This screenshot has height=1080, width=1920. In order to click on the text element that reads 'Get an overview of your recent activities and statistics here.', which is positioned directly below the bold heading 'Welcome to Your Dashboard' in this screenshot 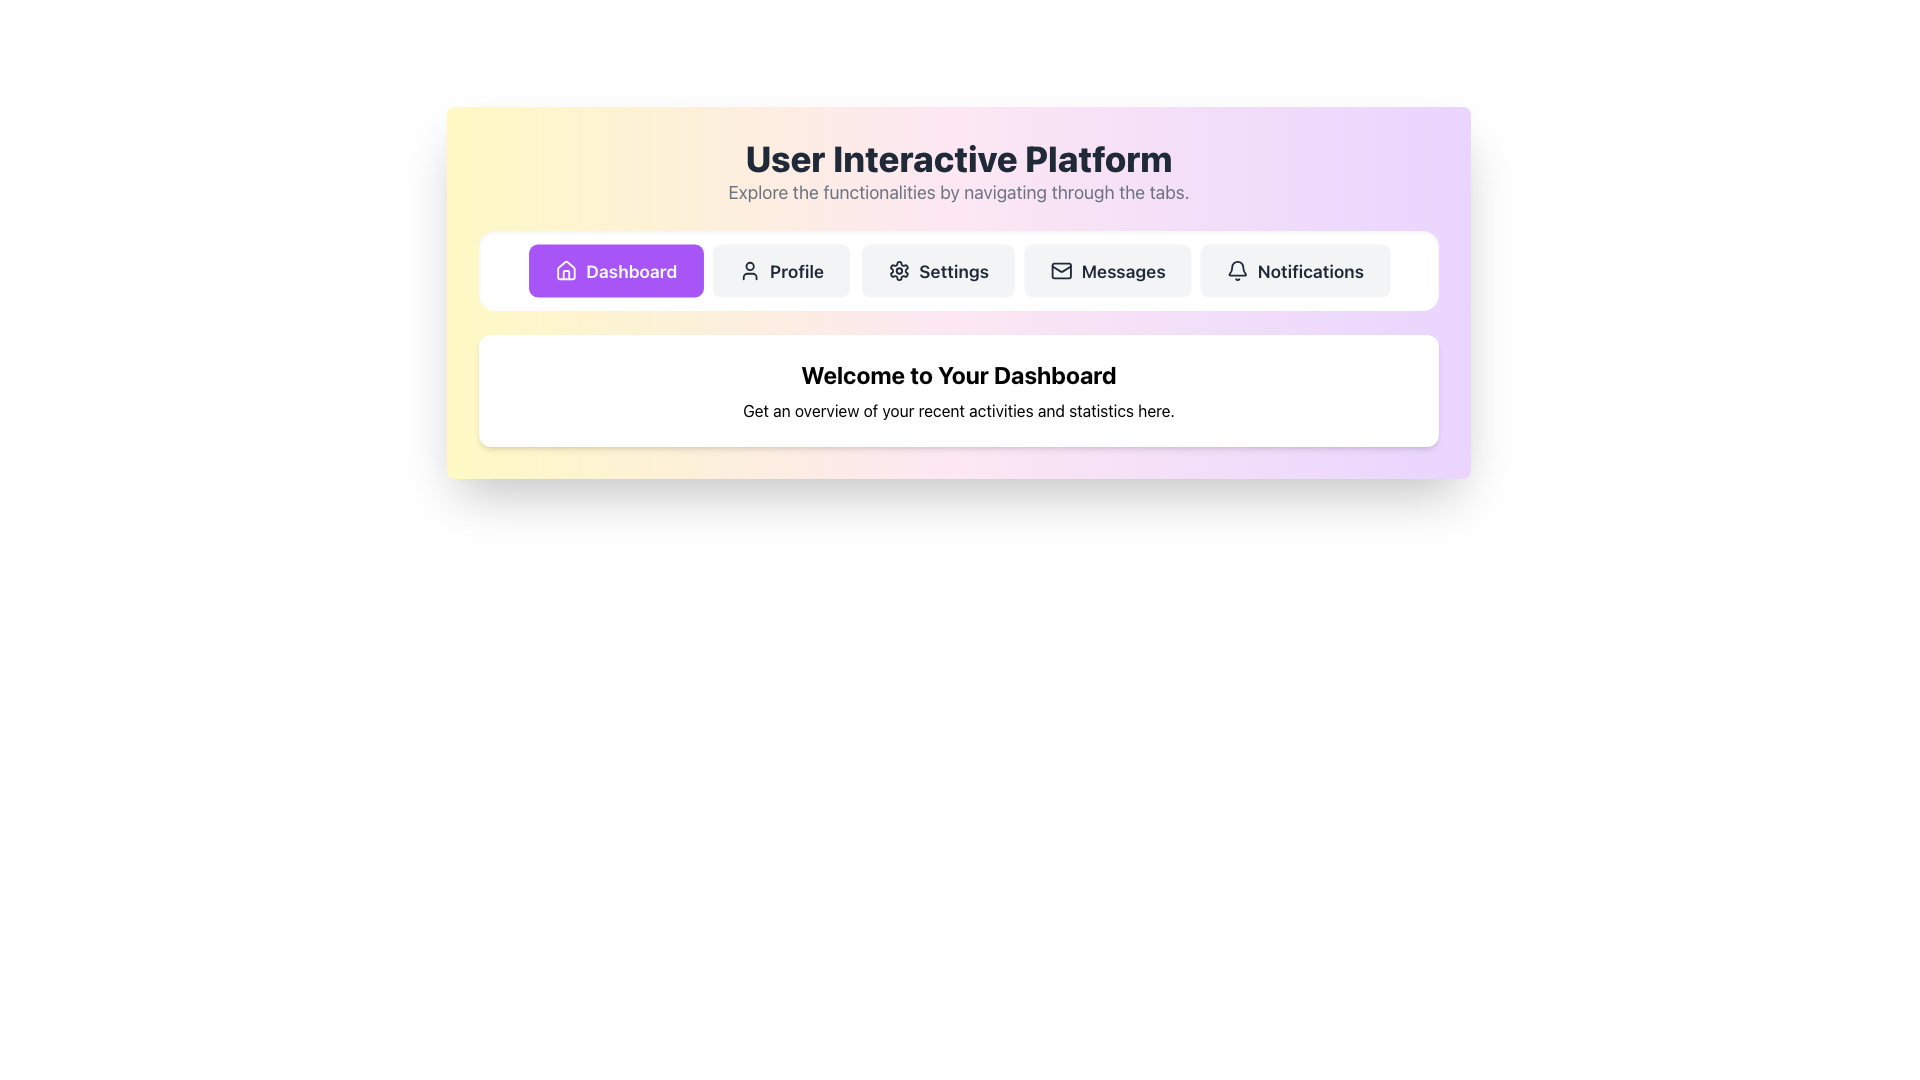, I will do `click(958, 410)`.